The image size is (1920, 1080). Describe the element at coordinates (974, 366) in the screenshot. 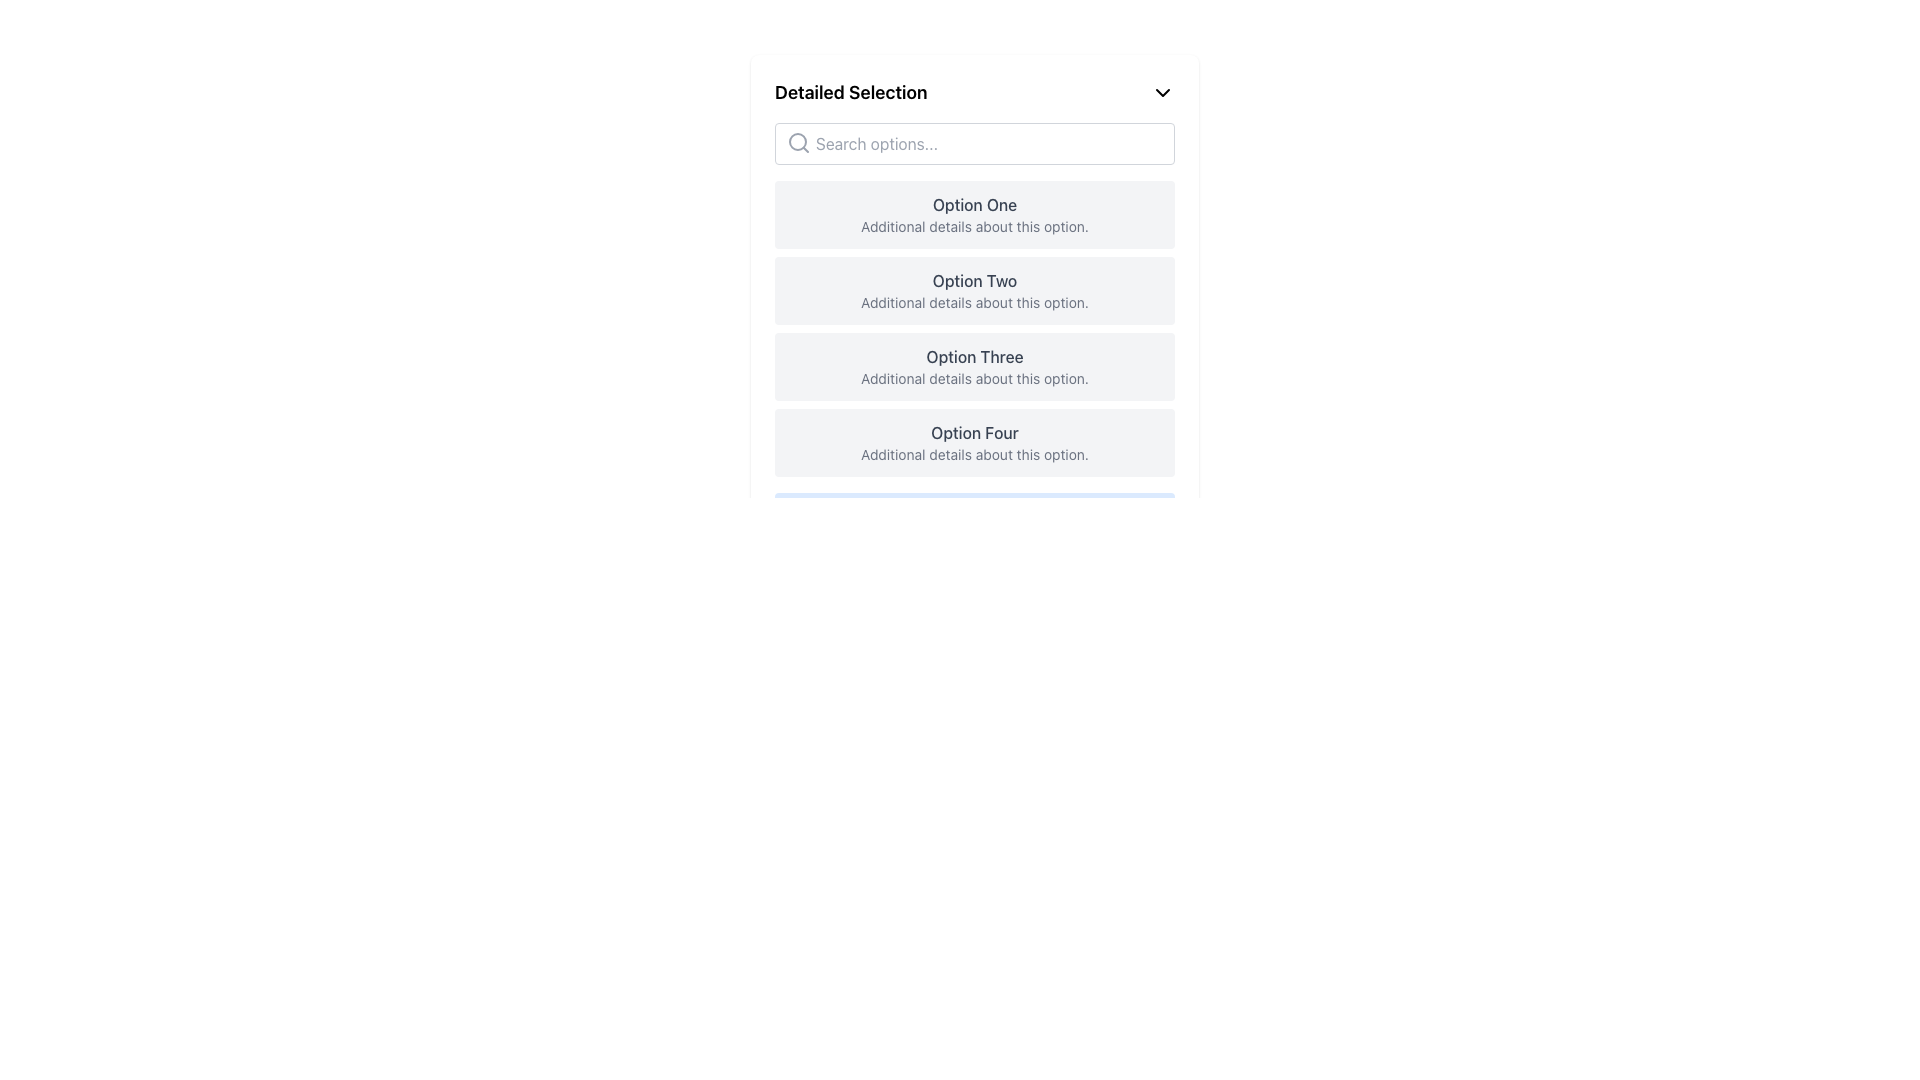

I see `the third selectable list item labeled 'Option Three'` at that location.